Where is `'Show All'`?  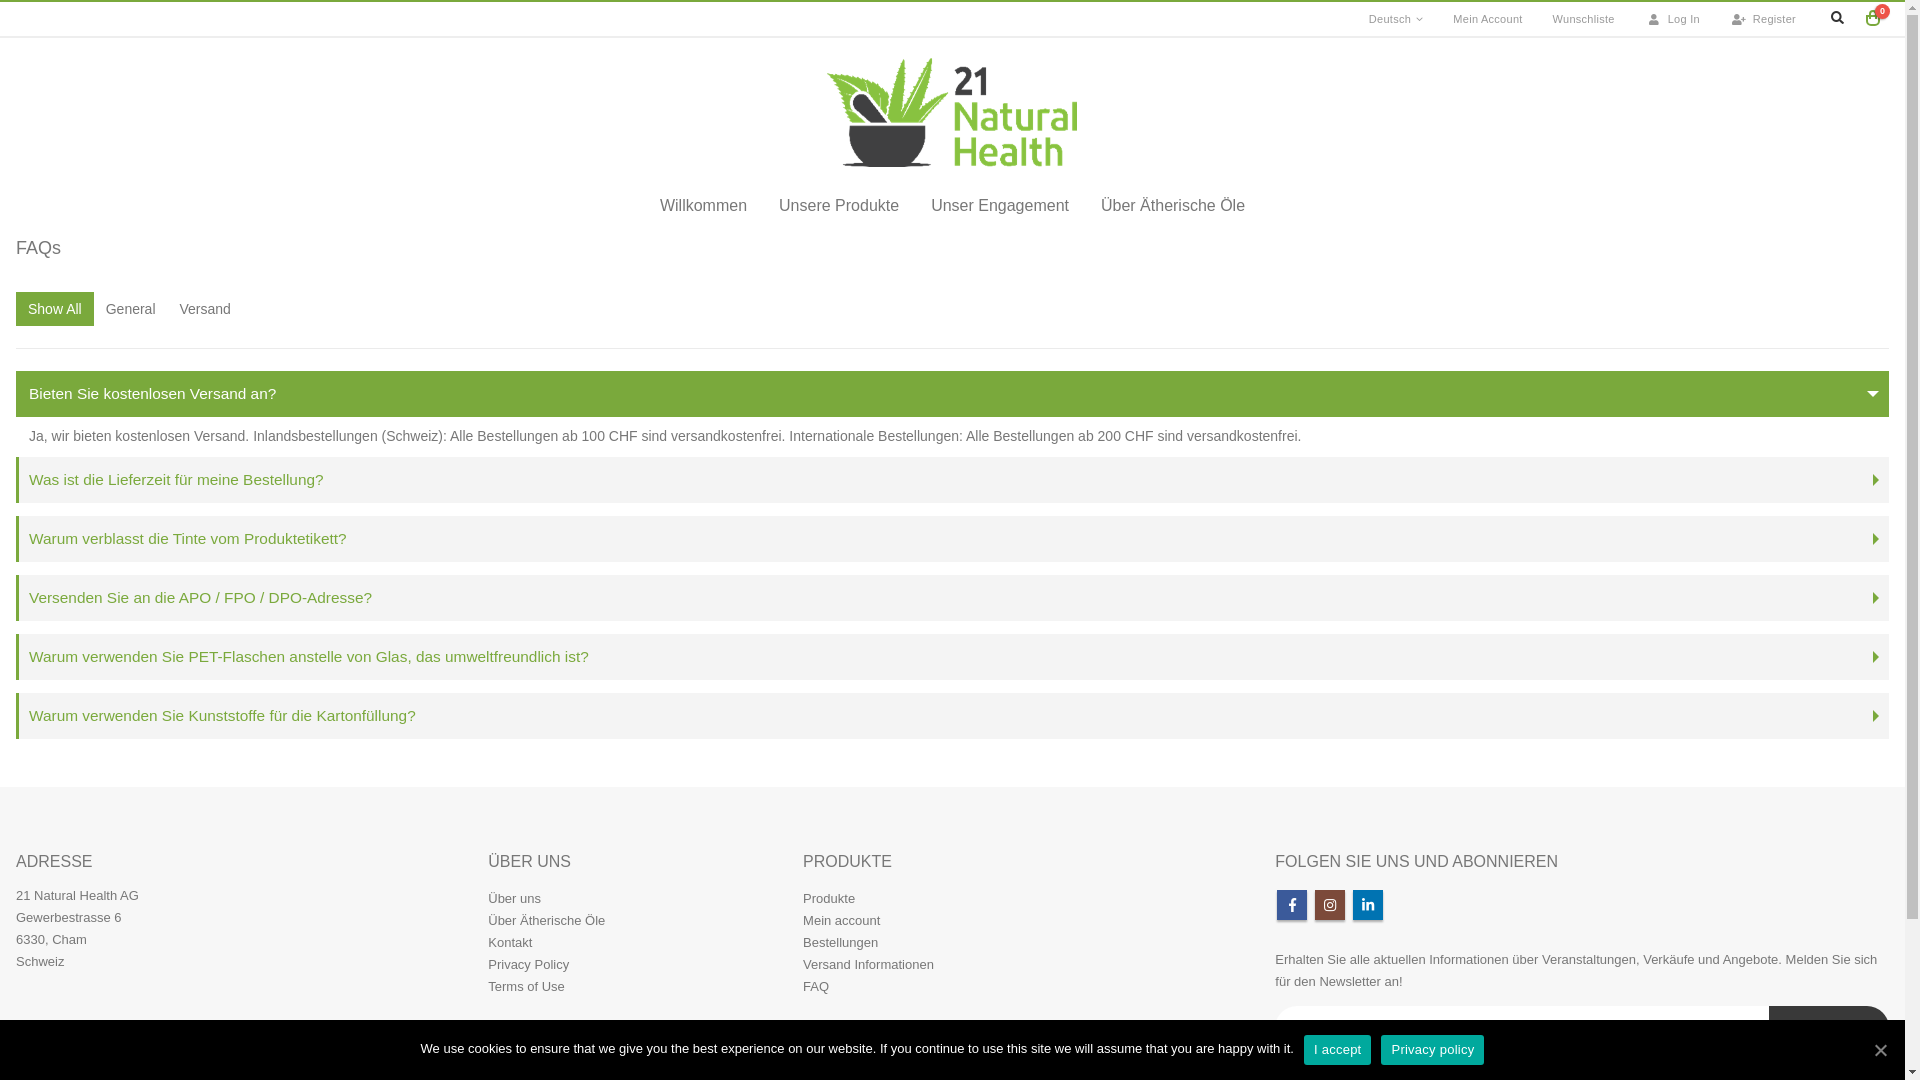
'Show All' is located at coordinates (54, 308).